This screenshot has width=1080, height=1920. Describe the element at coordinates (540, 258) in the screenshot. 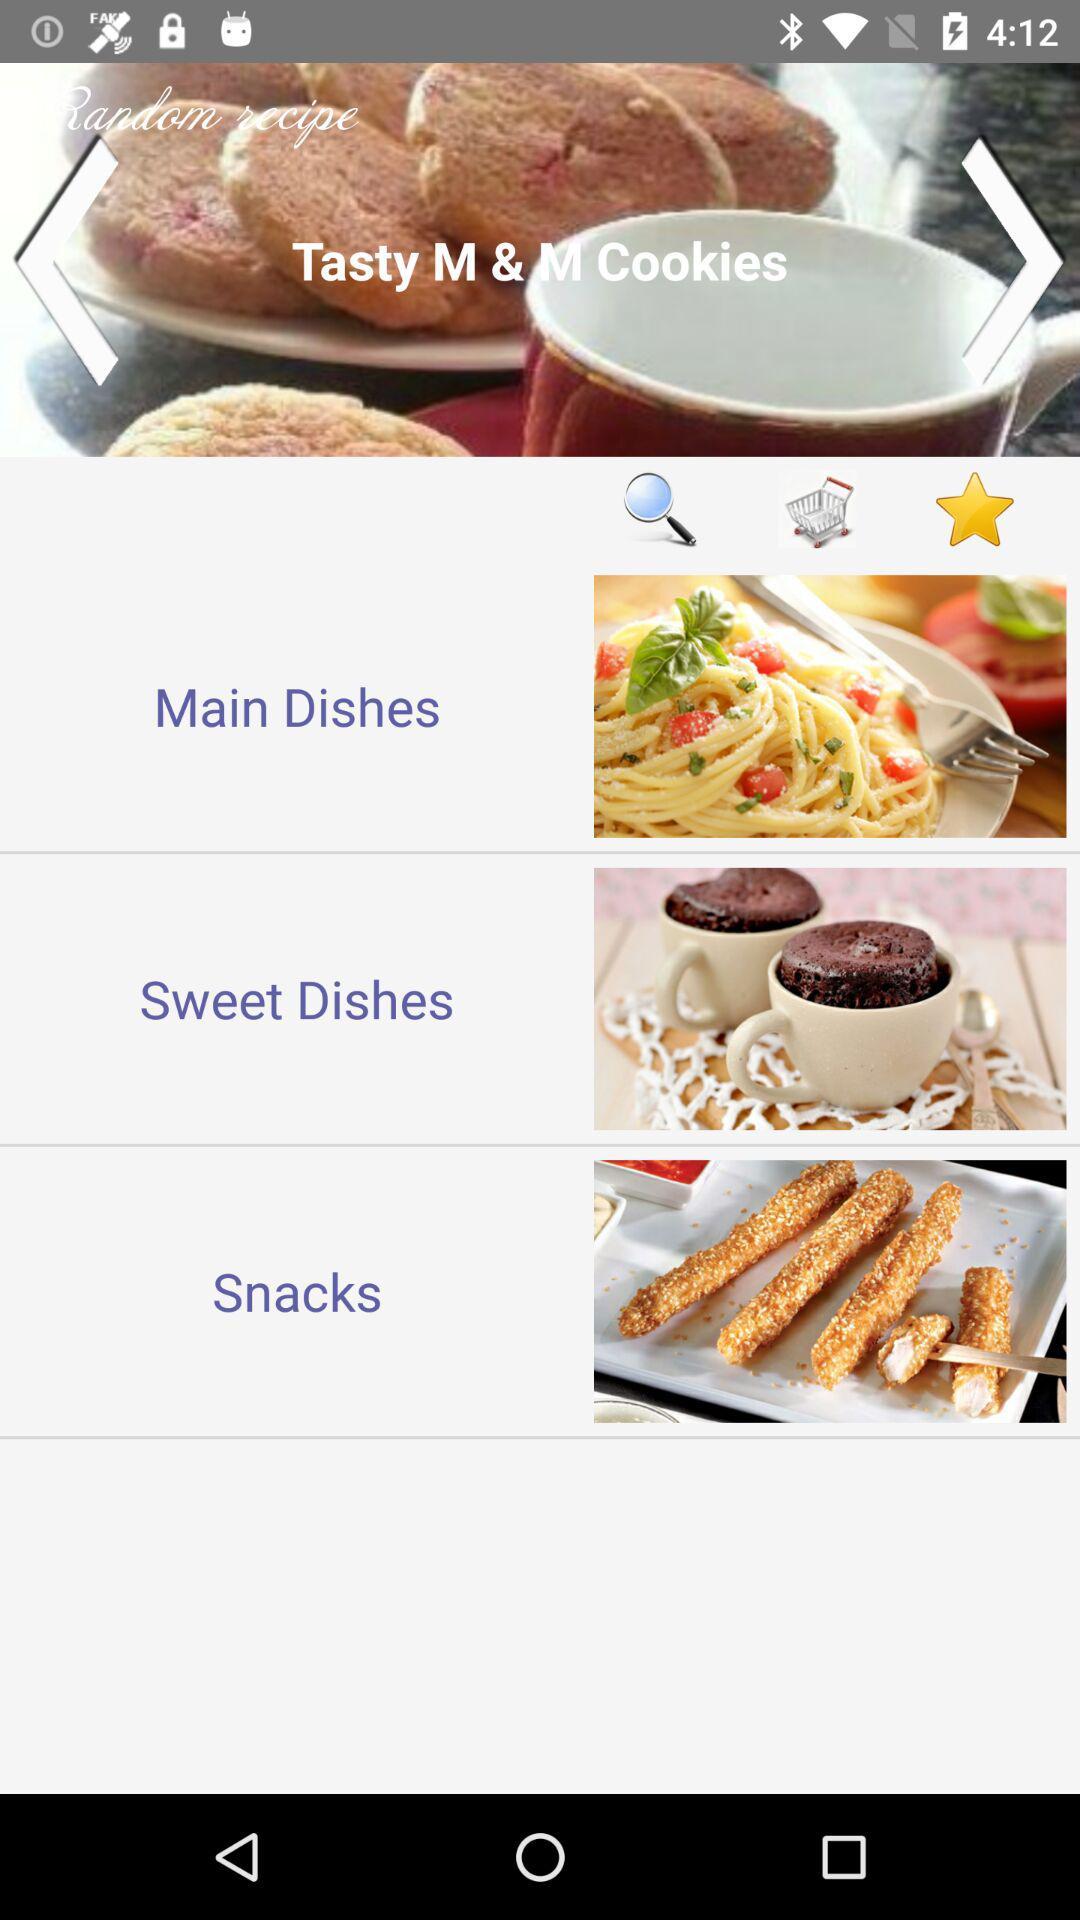

I see `recipe` at that location.